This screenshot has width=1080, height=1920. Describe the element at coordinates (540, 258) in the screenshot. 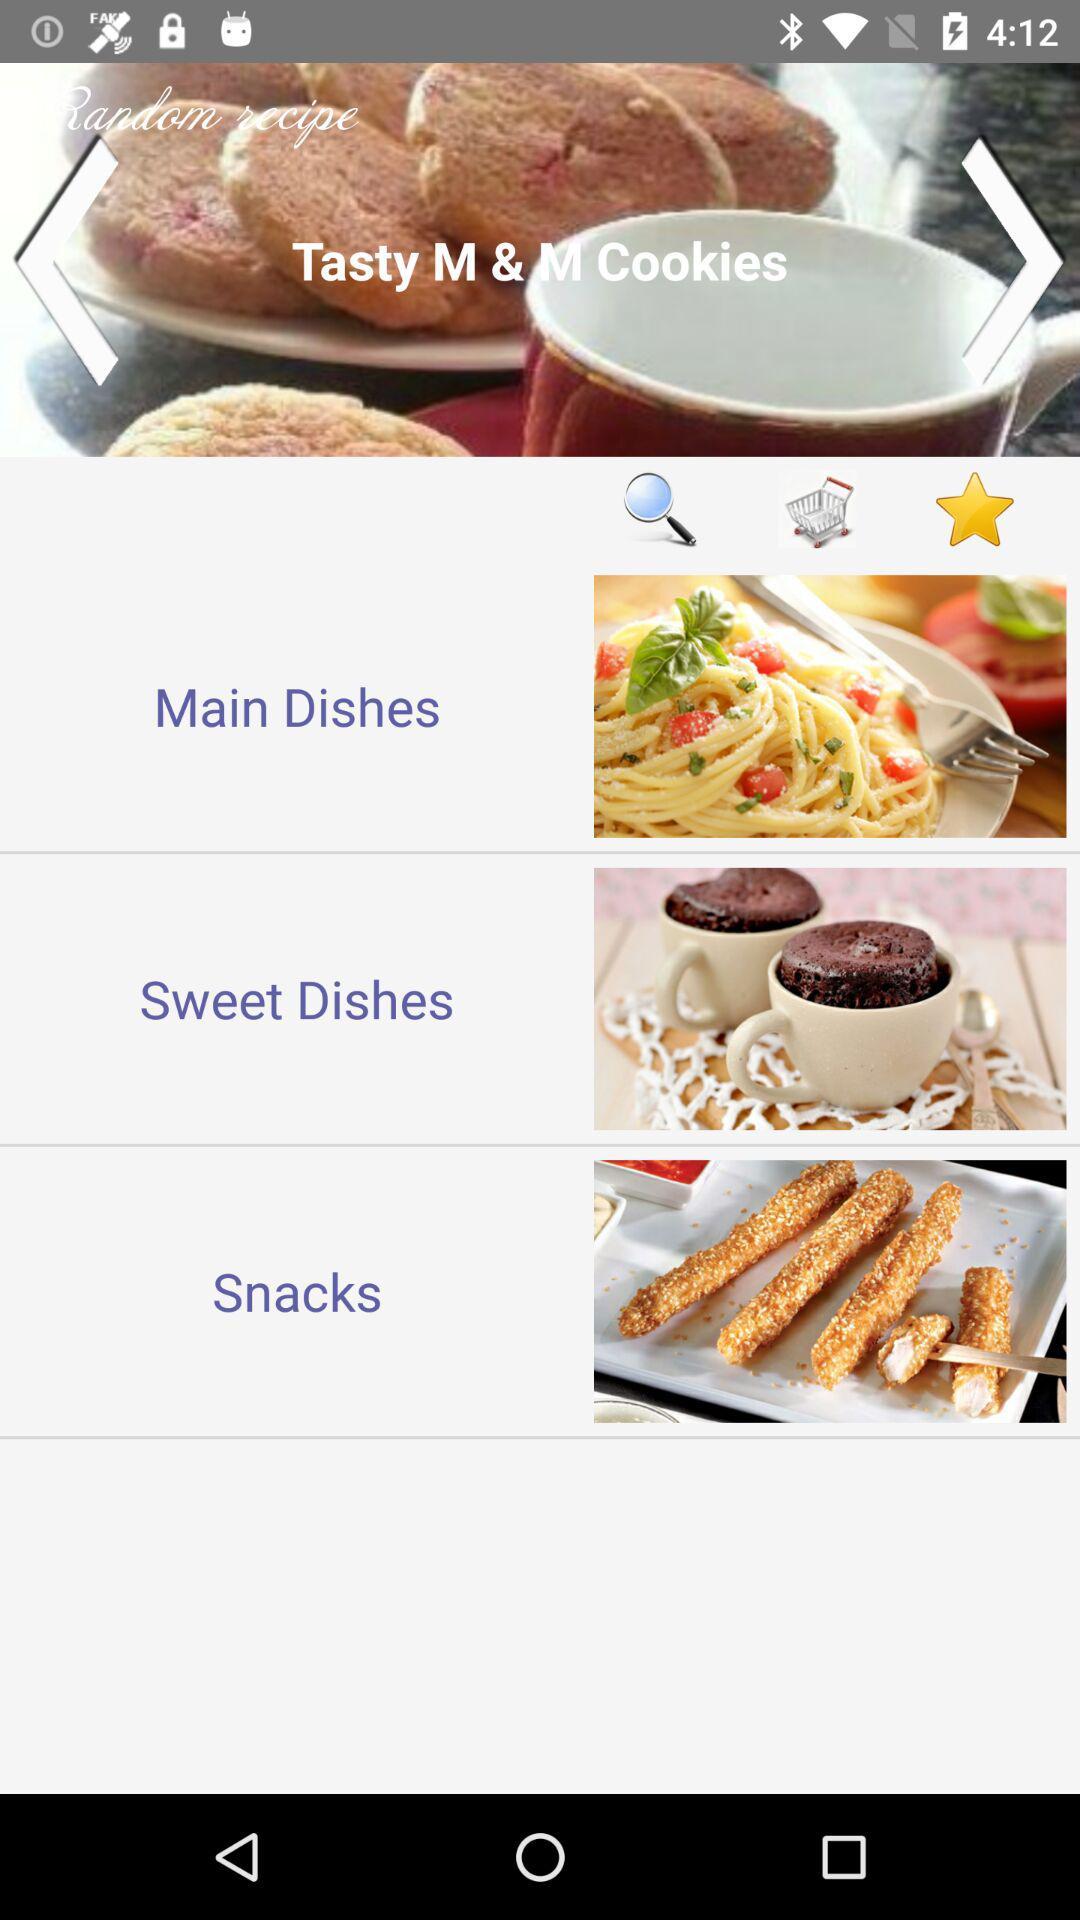

I see `recipe` at that location.